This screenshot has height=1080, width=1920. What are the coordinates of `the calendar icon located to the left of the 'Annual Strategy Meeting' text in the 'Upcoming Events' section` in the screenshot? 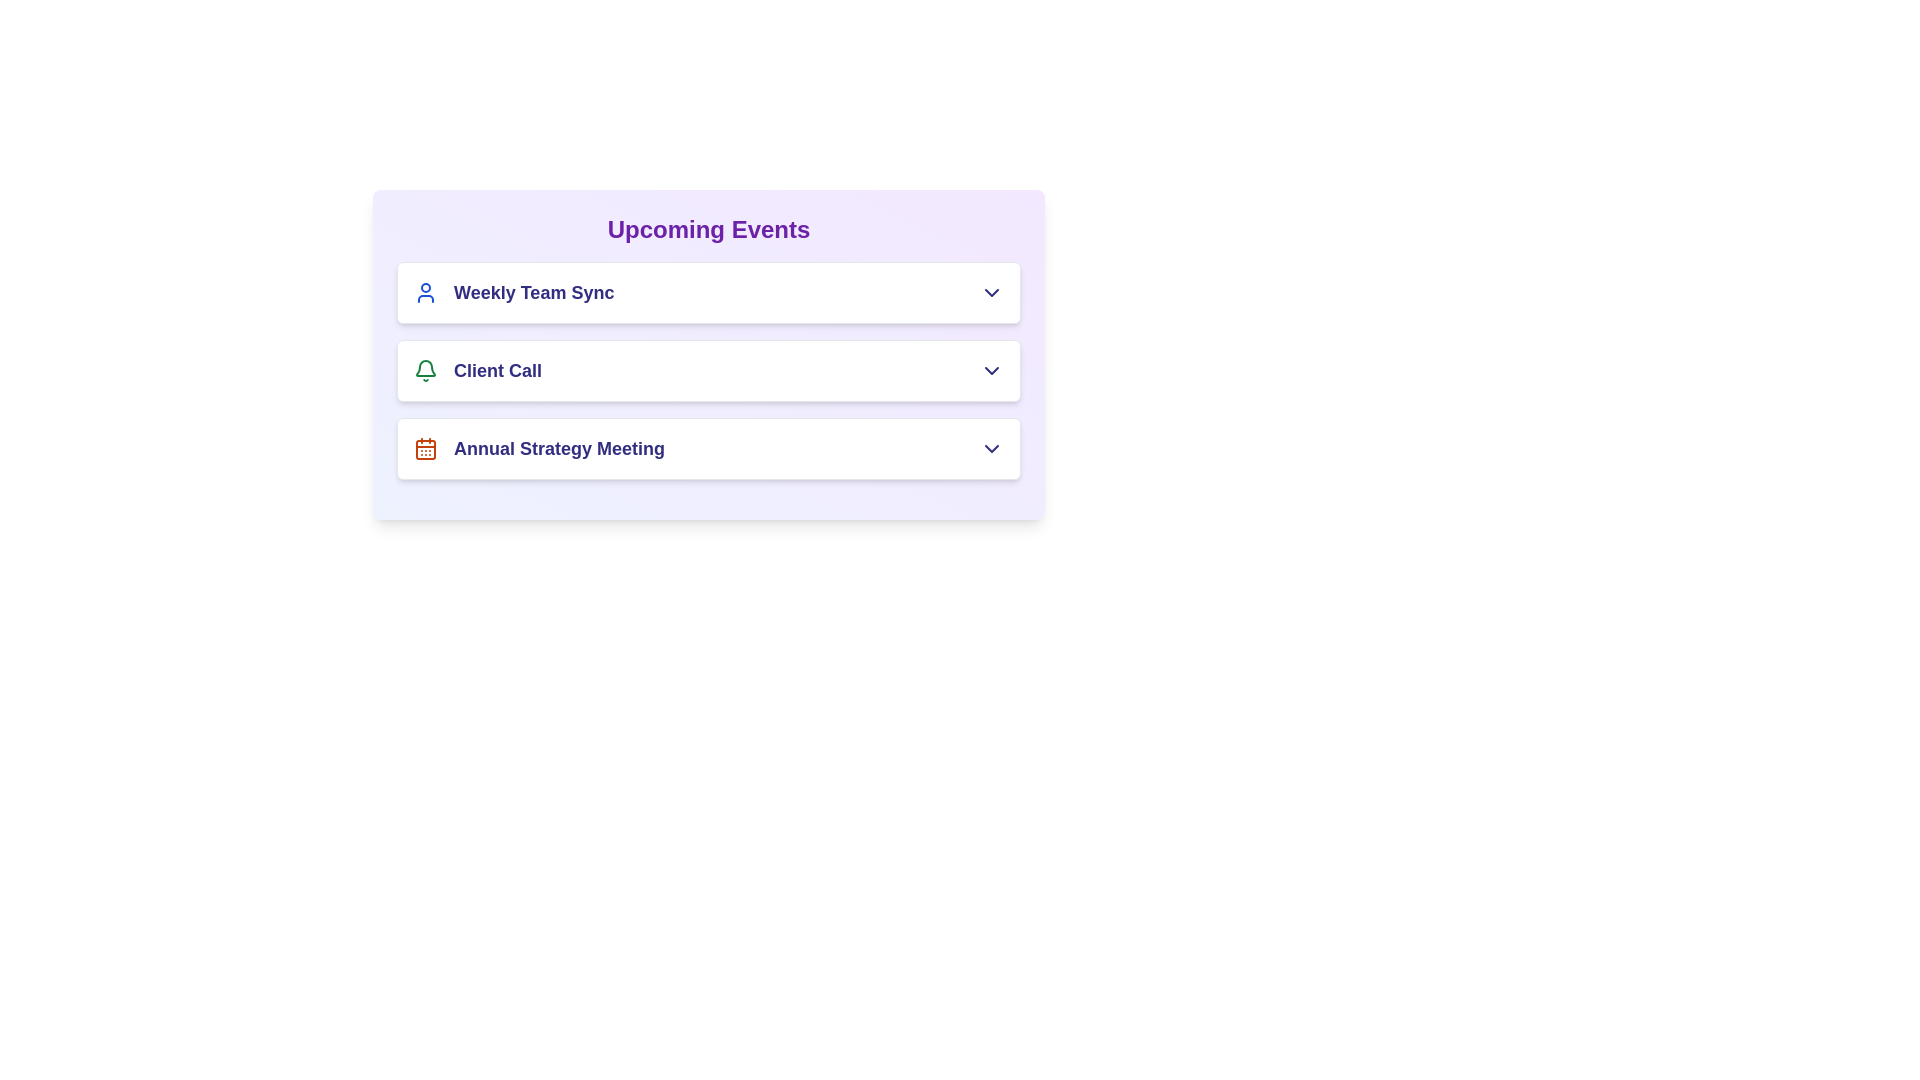 It's located at (425, 447).